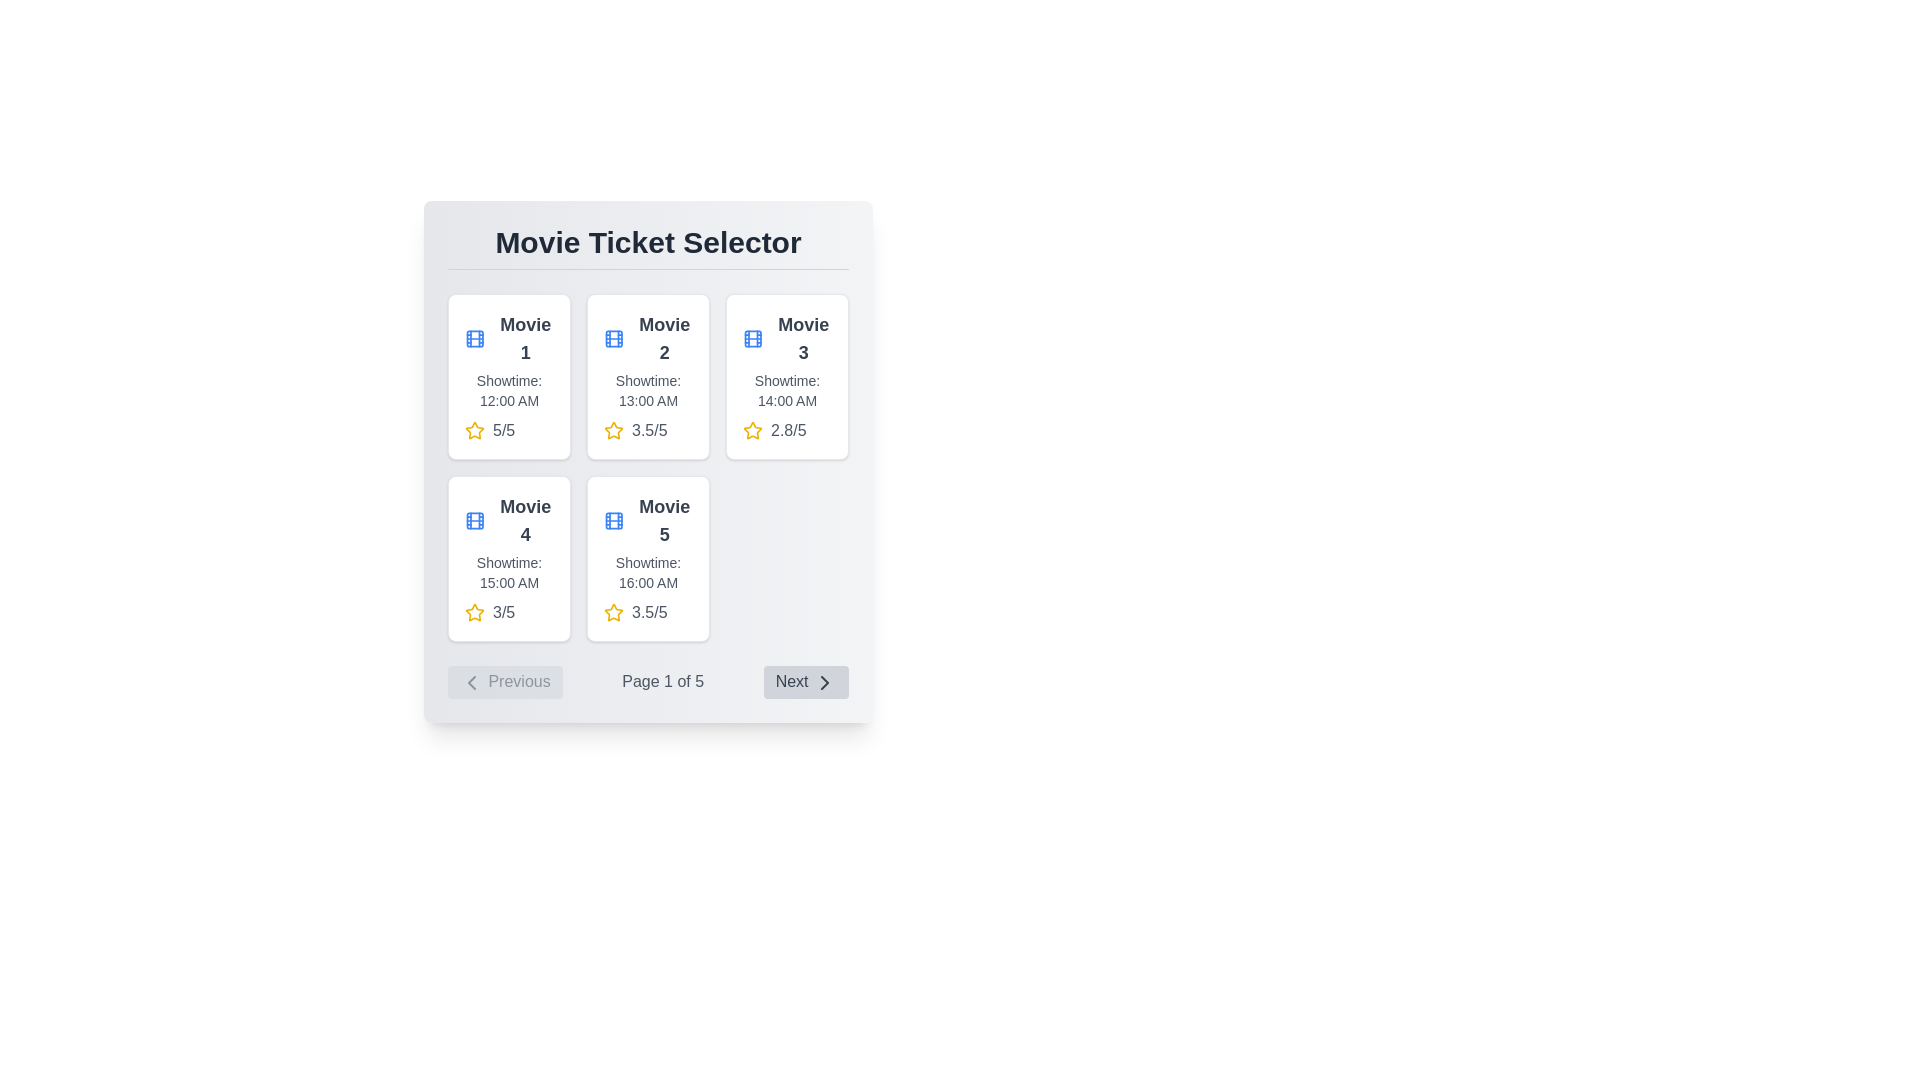 The image size is (1920, 1080). I want to click on the previous page button, which is currently disabled and located at the bottom-left corner of the interface, so click(505, 681).